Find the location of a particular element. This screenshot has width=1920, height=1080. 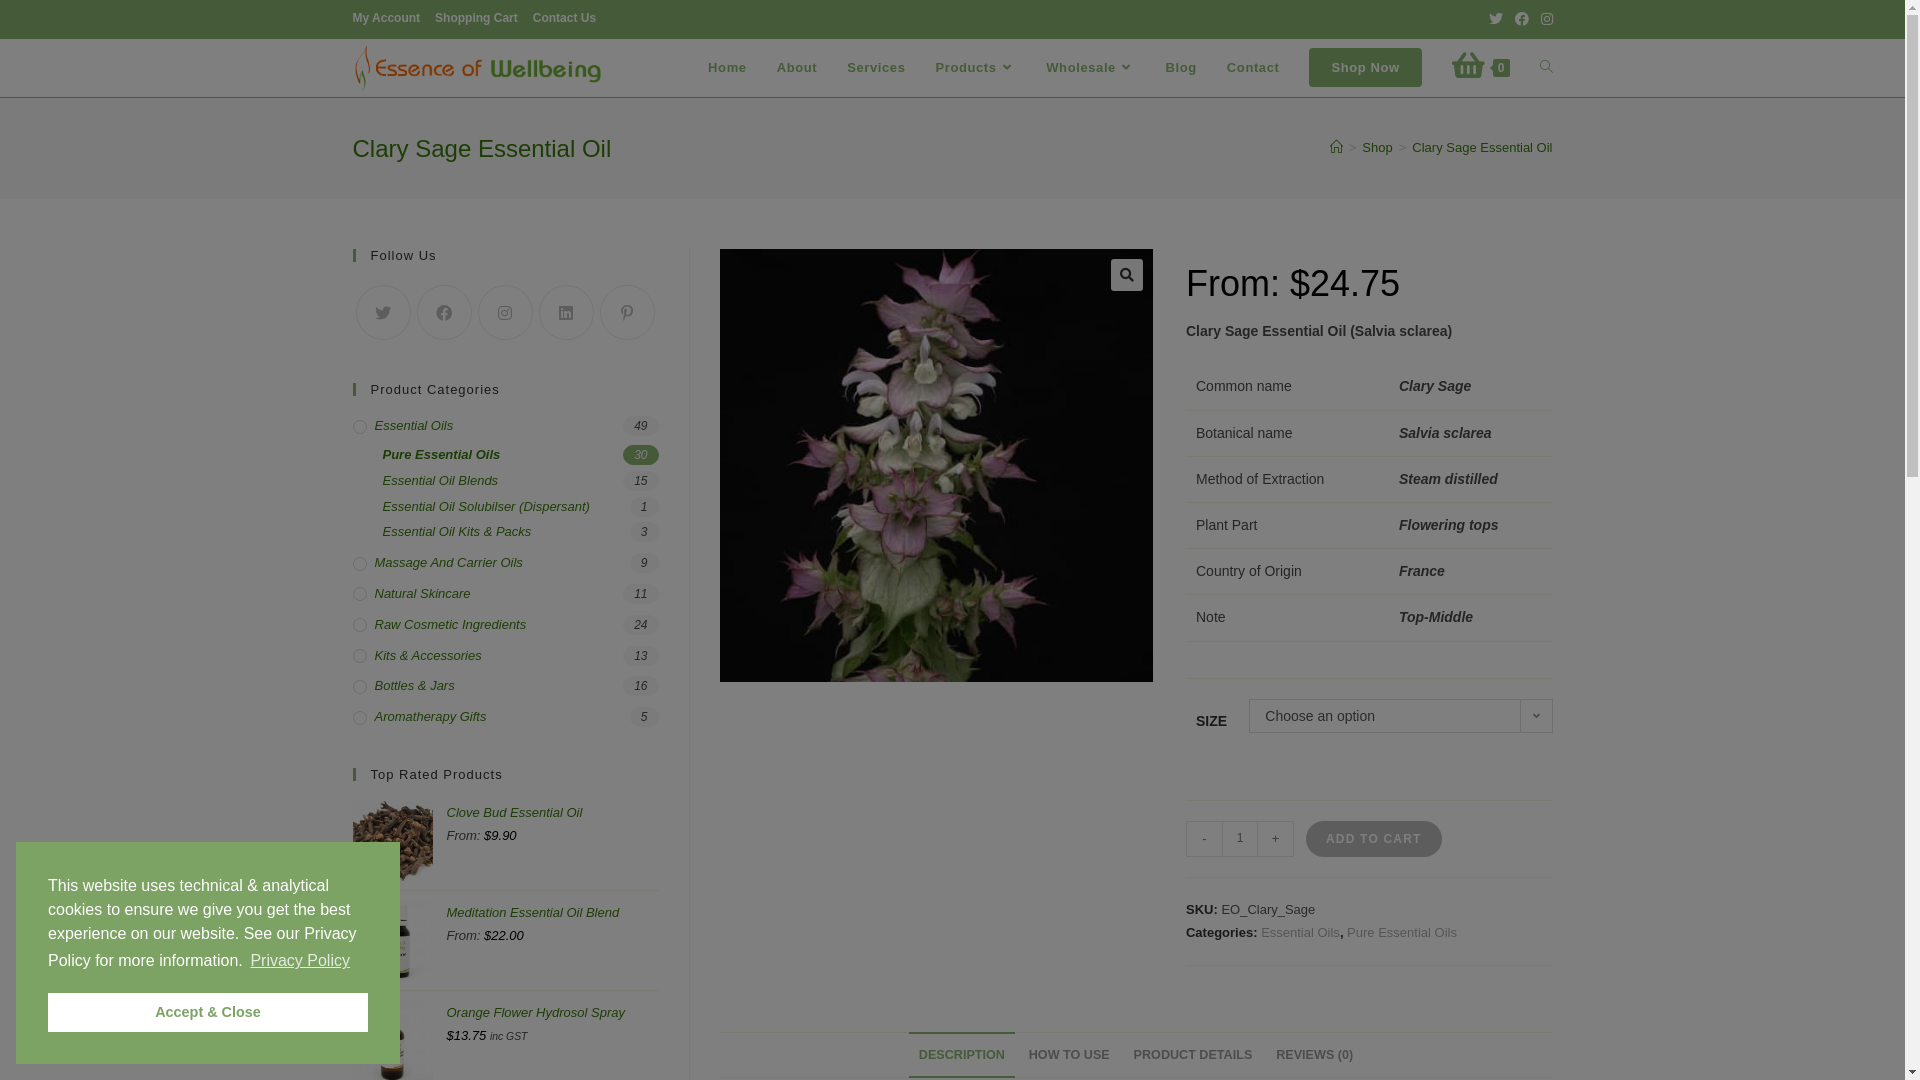

'Meditation Essential Oil Blend' is located at coordinates (552, 924).